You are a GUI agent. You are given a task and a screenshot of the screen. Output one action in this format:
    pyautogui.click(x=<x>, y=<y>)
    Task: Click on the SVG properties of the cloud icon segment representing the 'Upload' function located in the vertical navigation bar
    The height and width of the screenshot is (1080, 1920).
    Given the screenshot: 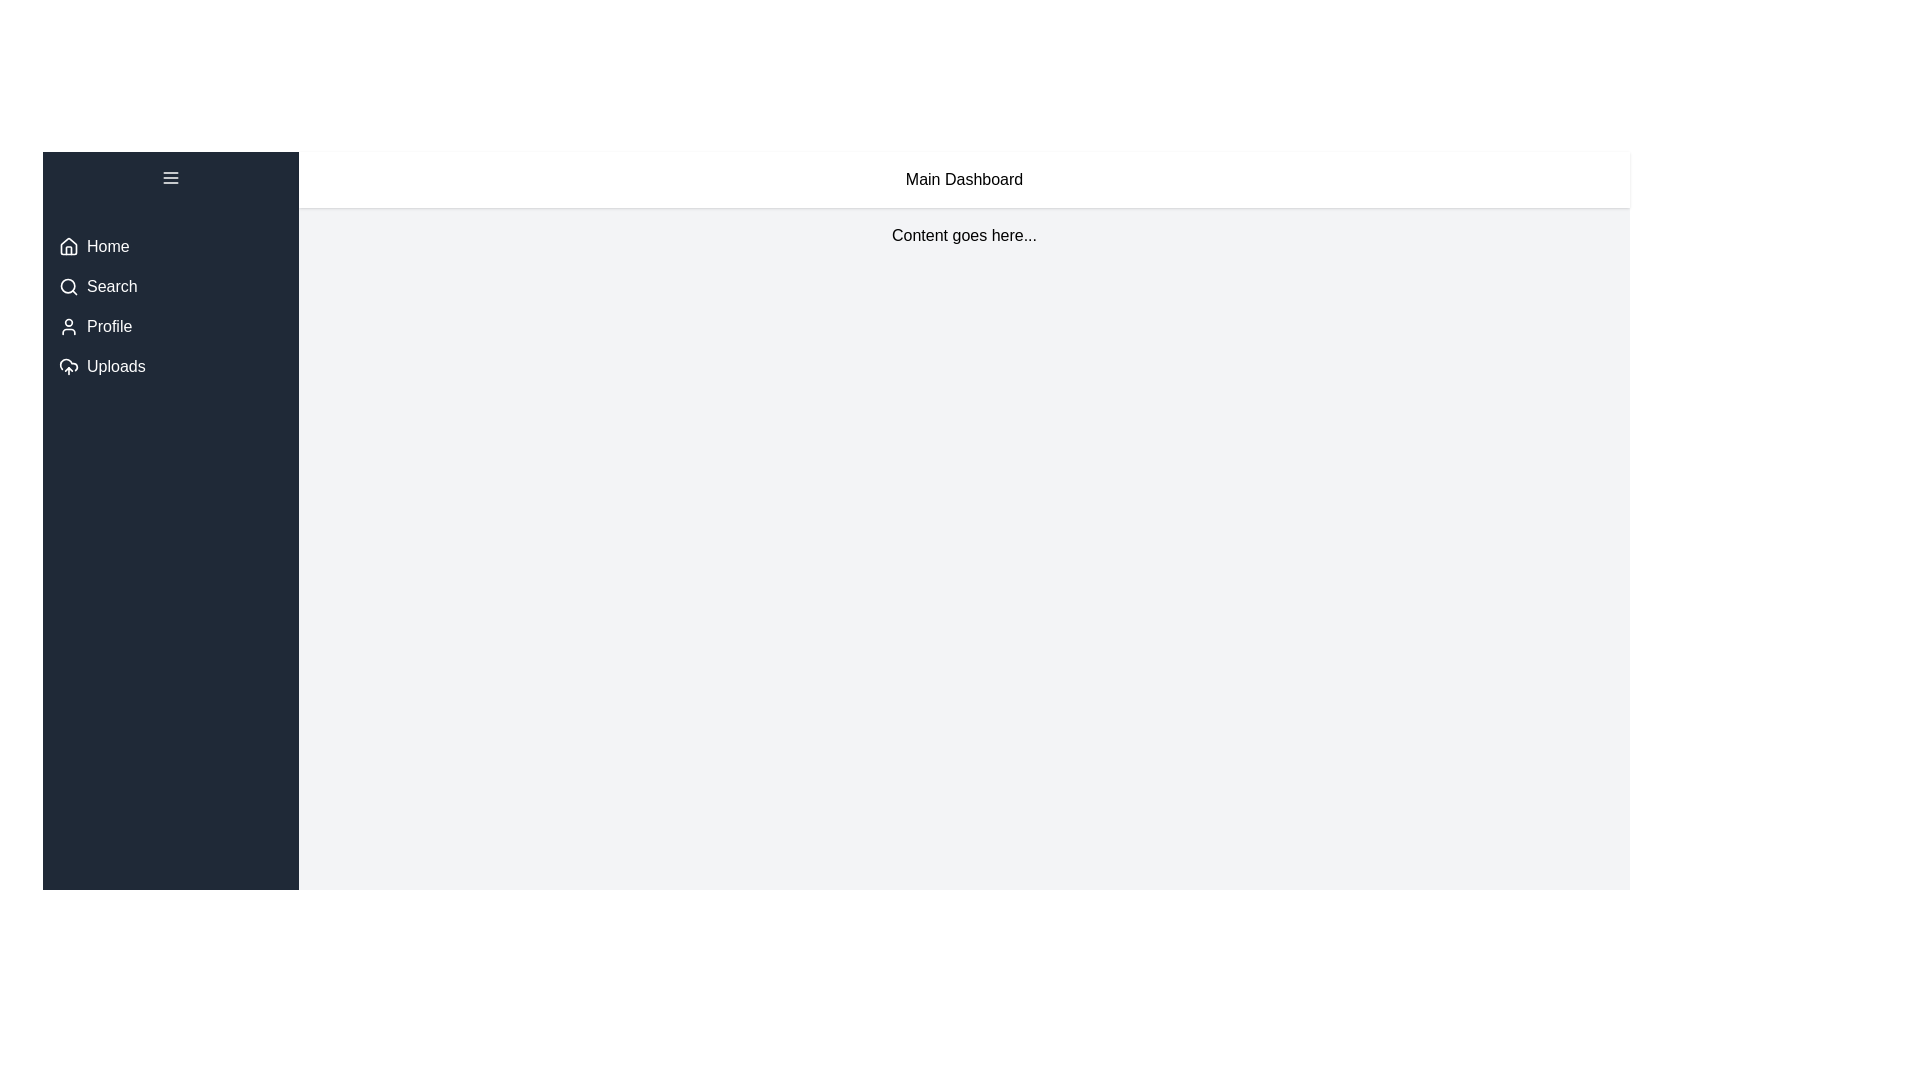 What is the action you would take?
    pyautogui.click(x=68, y=365)
    